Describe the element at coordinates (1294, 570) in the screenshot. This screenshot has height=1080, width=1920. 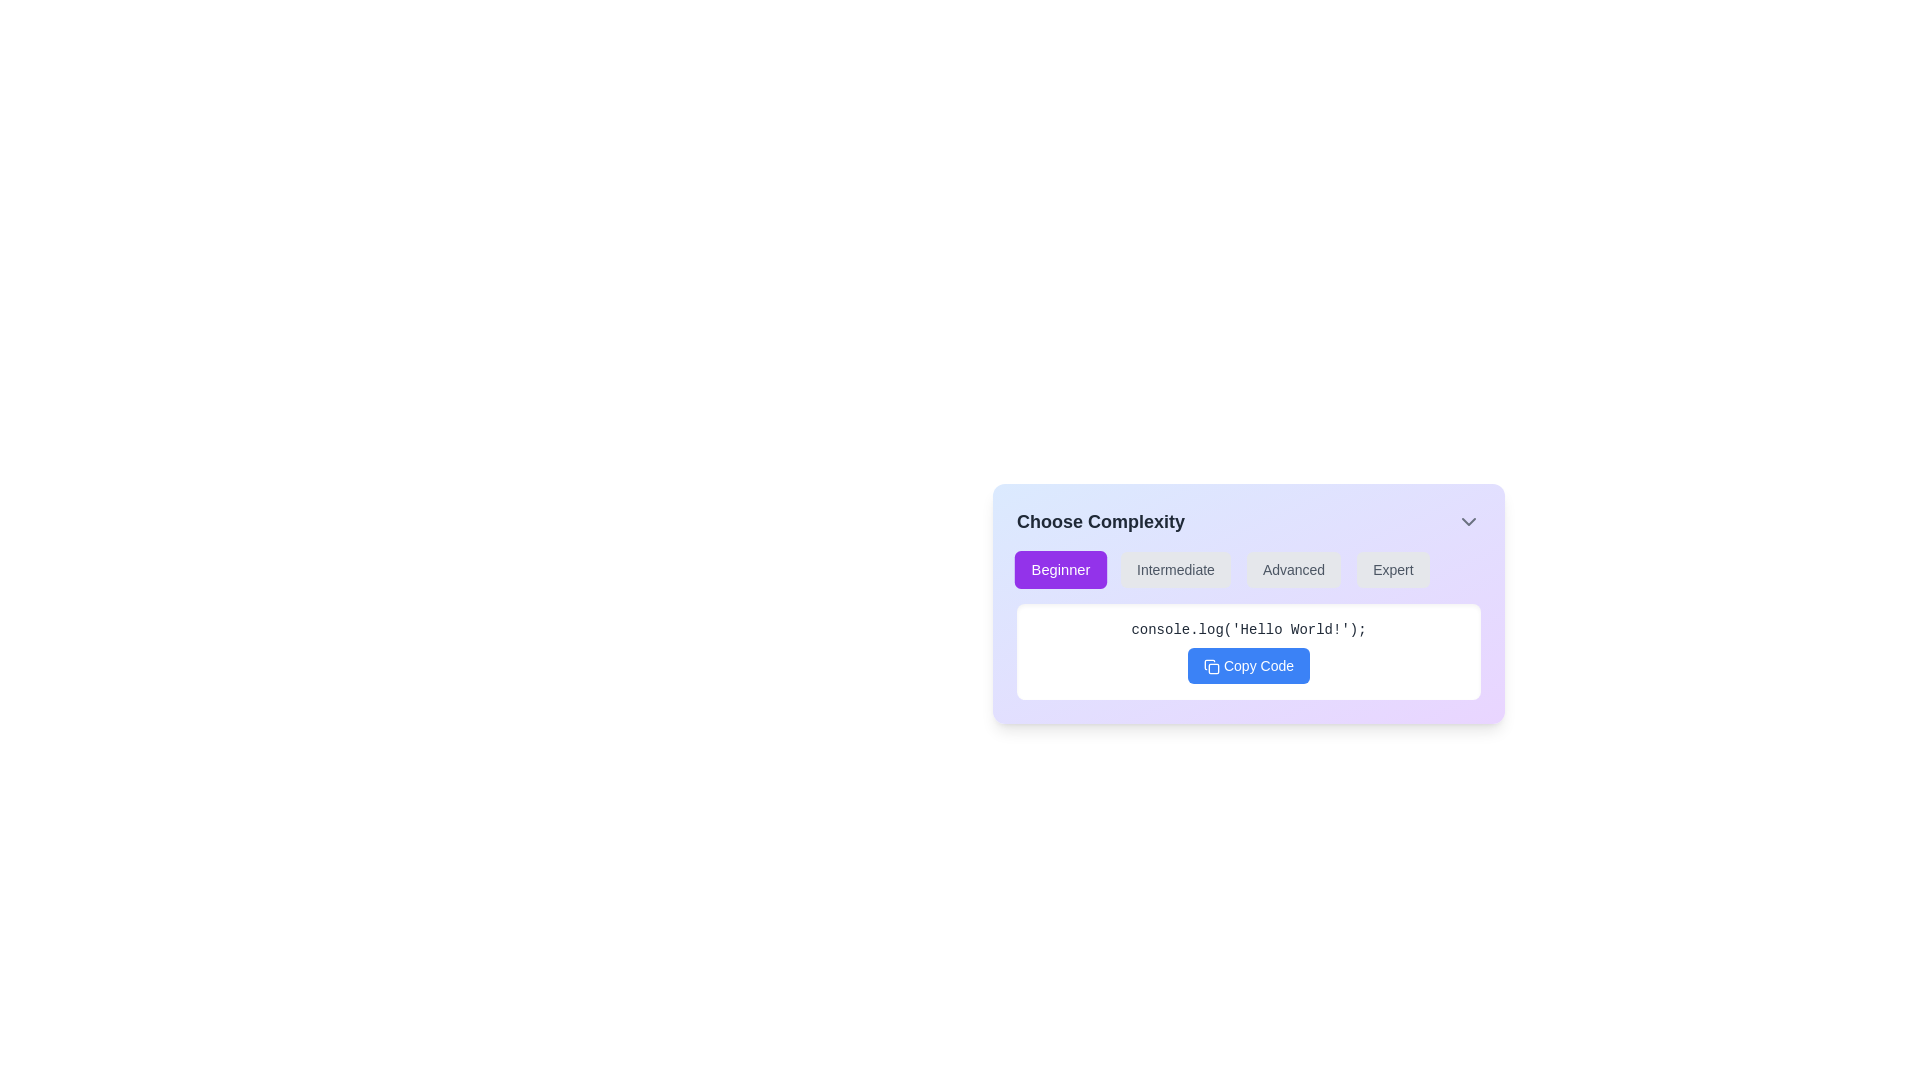
I see `the 'Advanced' complexity level button located in the pop-up interface box labeled 'Choose Complexity'` at that location.